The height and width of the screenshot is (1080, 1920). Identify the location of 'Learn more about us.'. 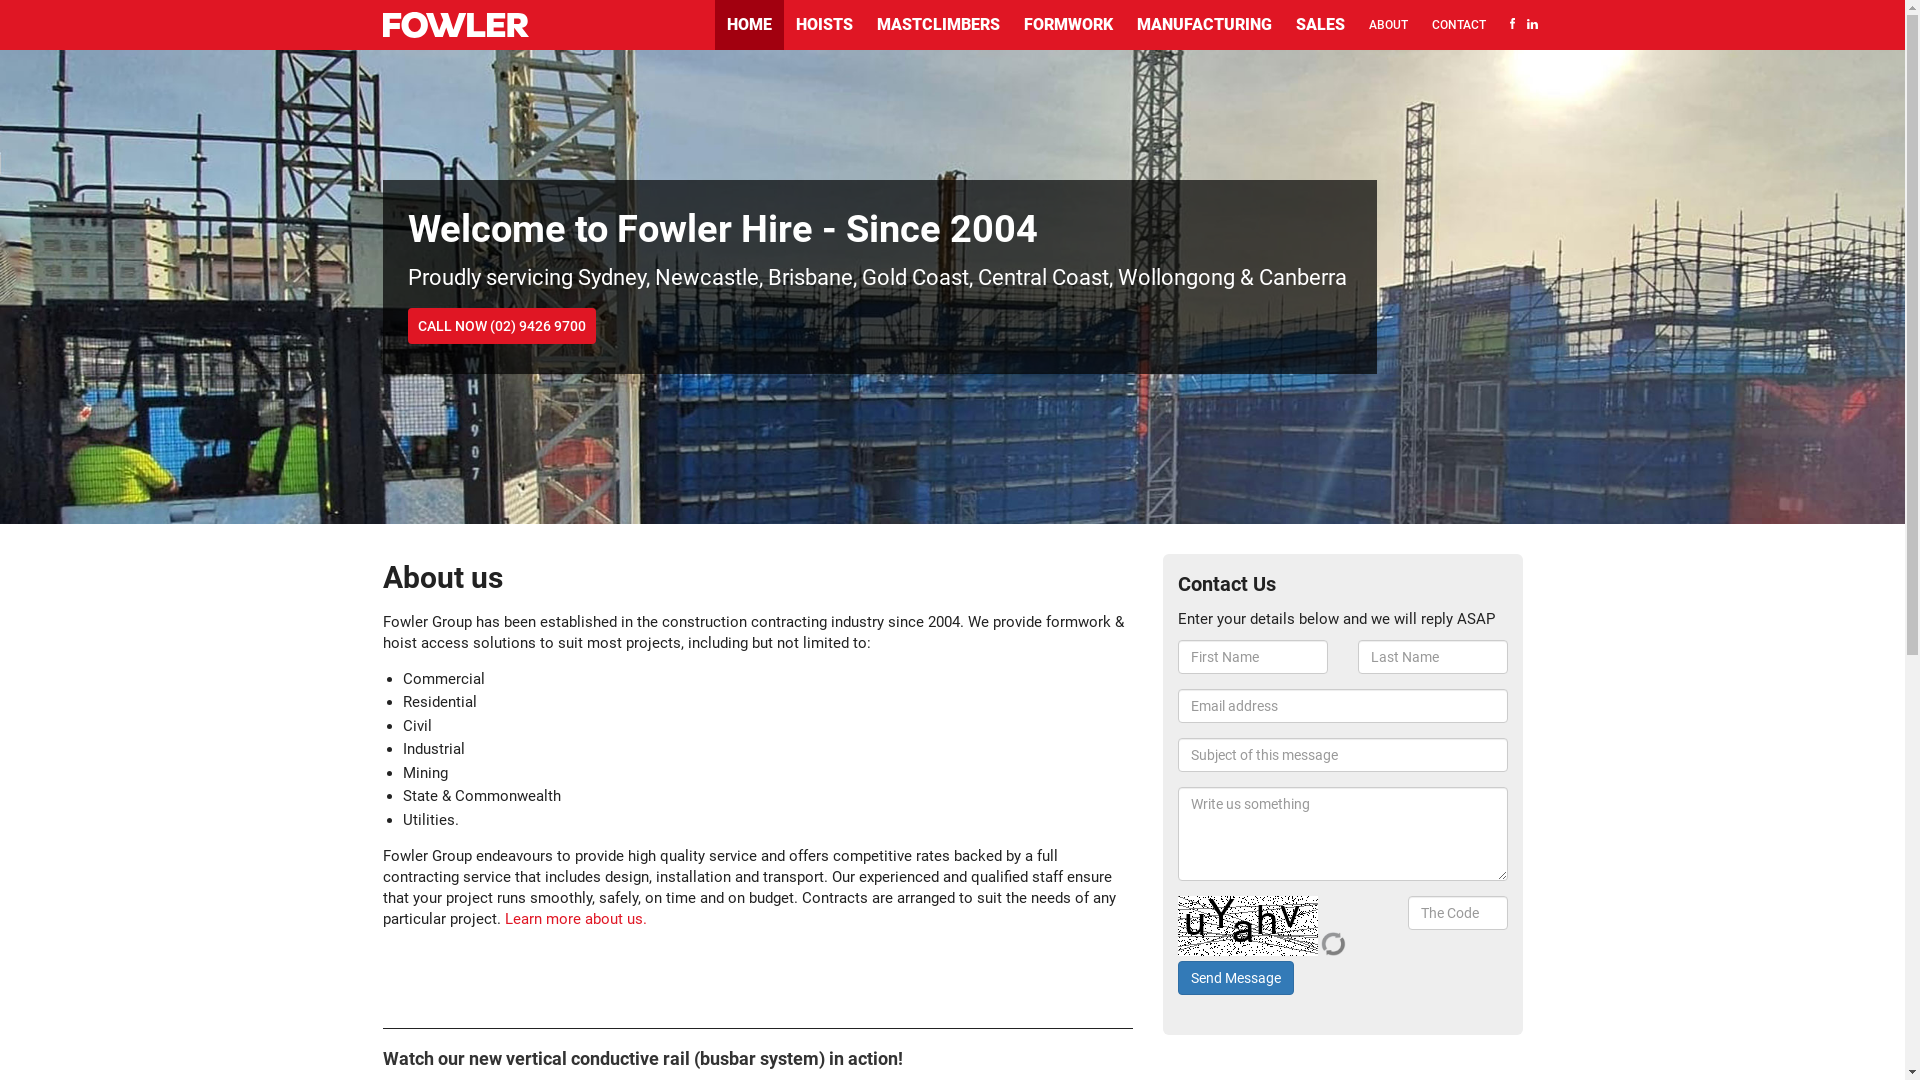
(574, 918).